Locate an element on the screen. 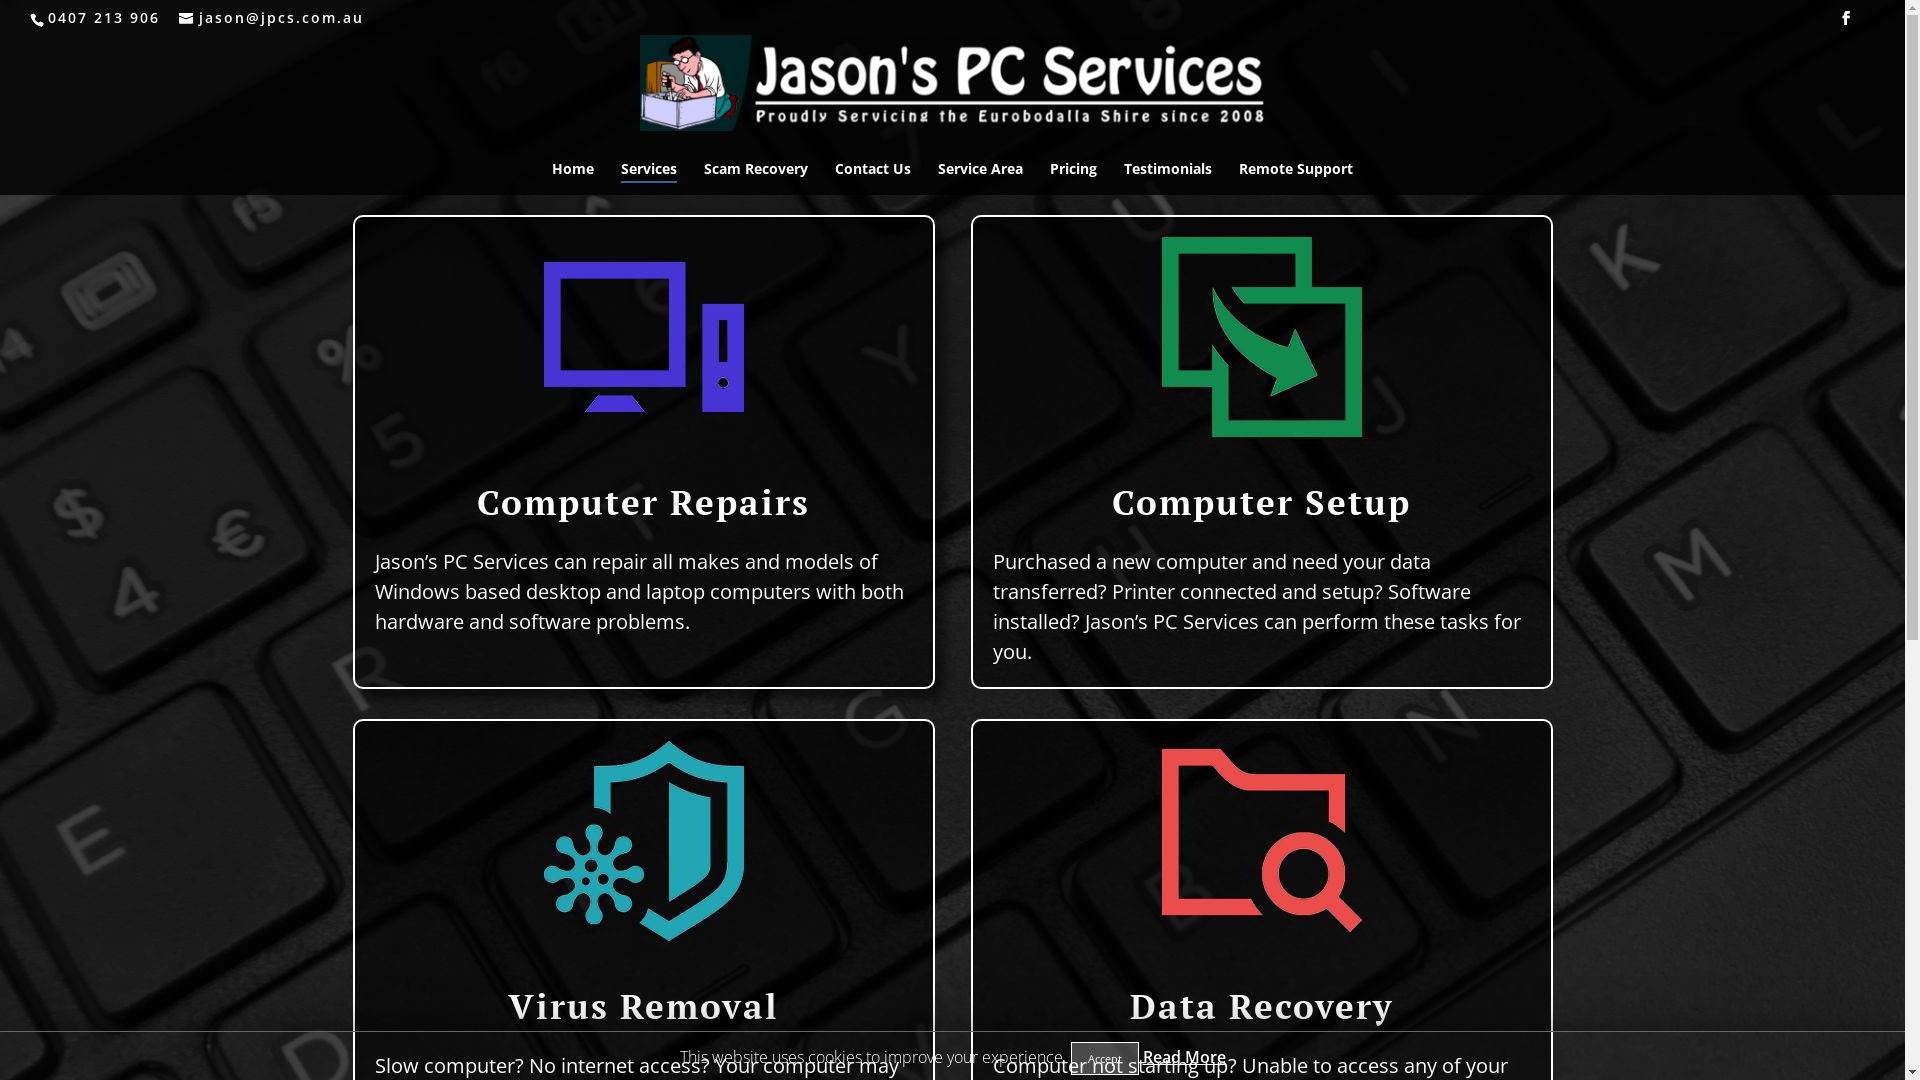 The image size is (1920, 1080). 'Read More' is located at coordinates (1183, 1055).